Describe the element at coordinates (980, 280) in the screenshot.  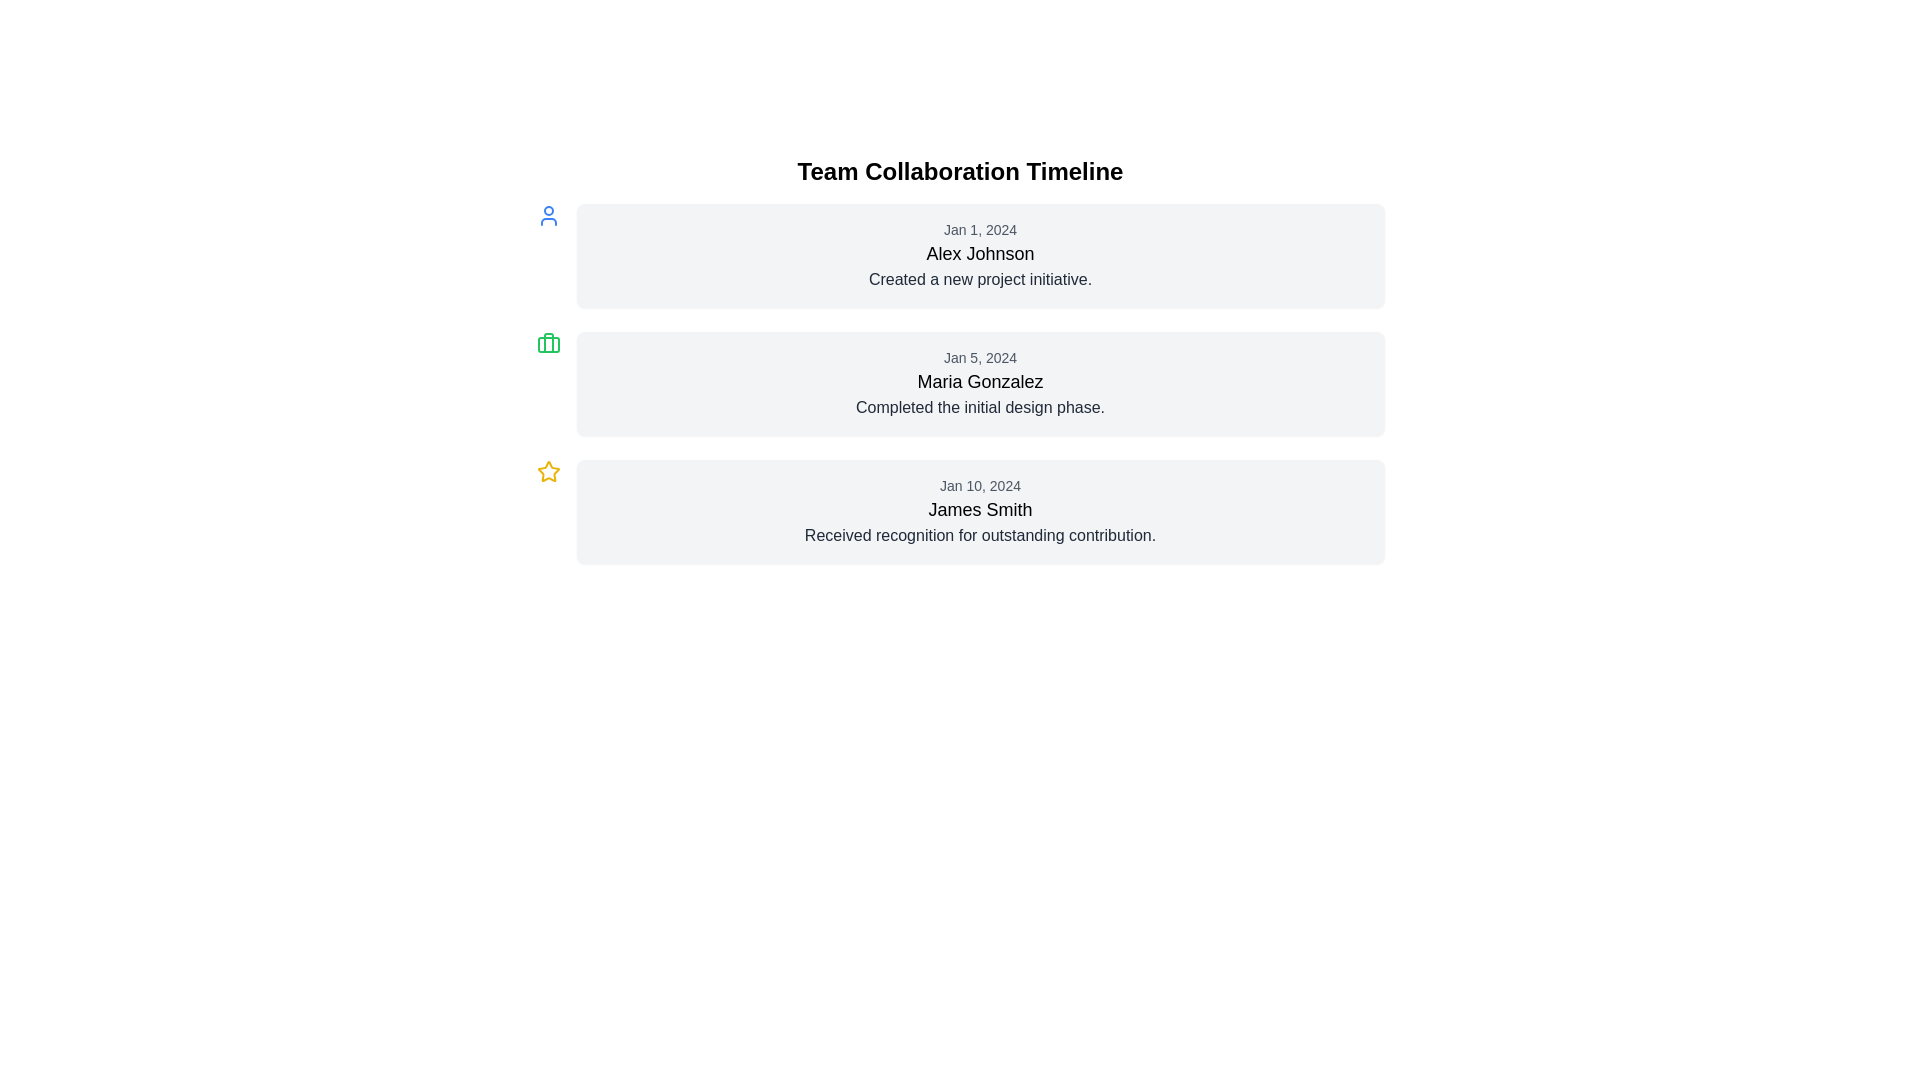
I see `the text label positioned below the name 'Alex Johnson' in the card` at that location.